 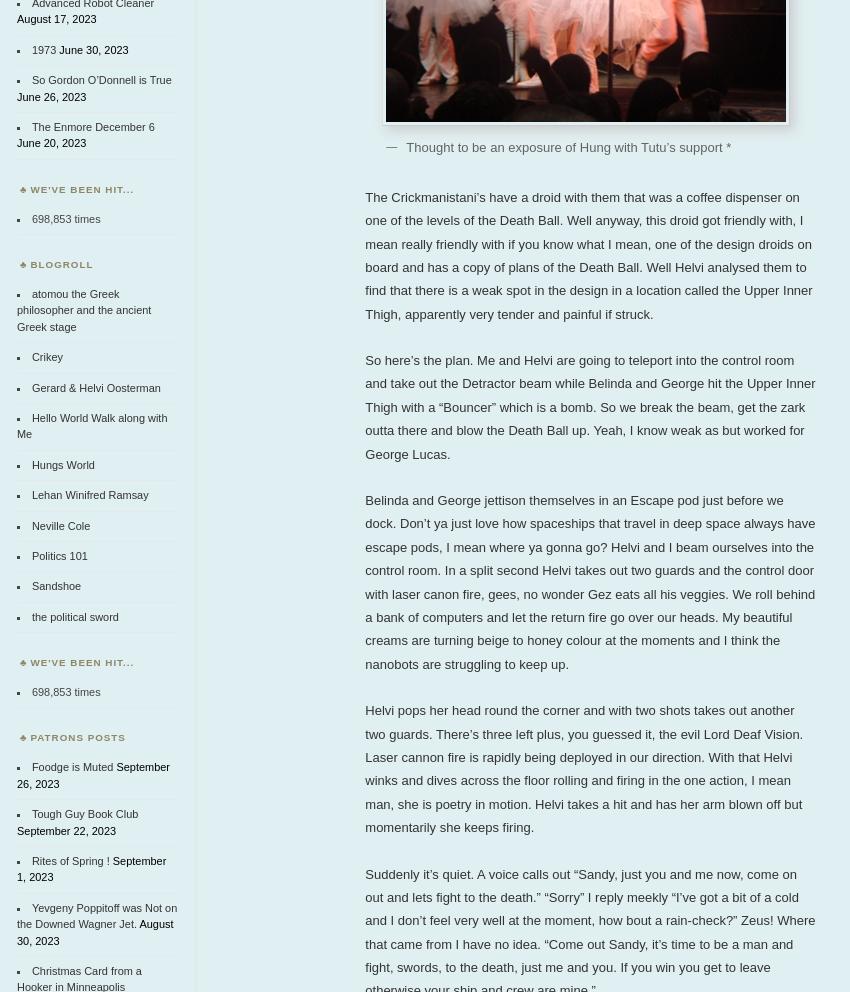 What do you see at coordinates (58, 555) in the screenshot?
I see `'Politics 101'` at bounding box center [58, 555].